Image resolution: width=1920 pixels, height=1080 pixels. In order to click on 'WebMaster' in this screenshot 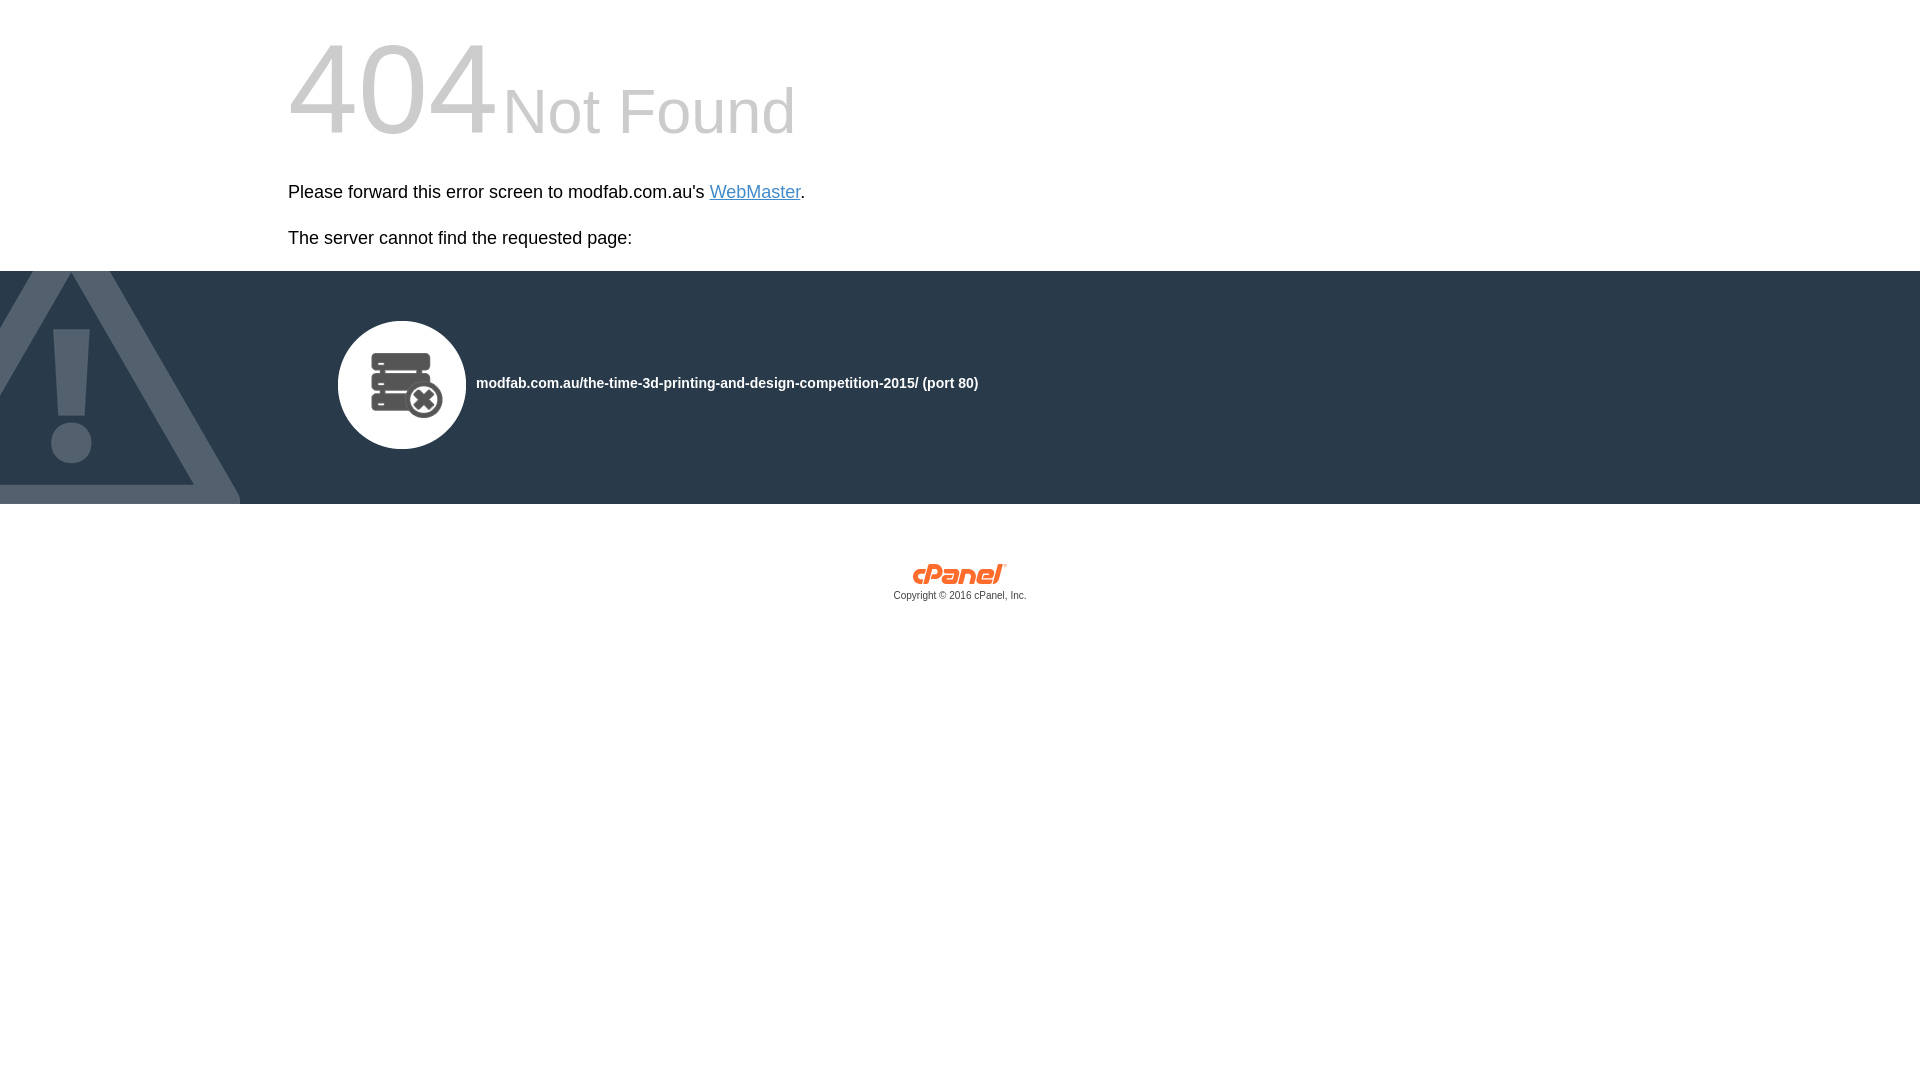, I will do `click(710, 192)`.